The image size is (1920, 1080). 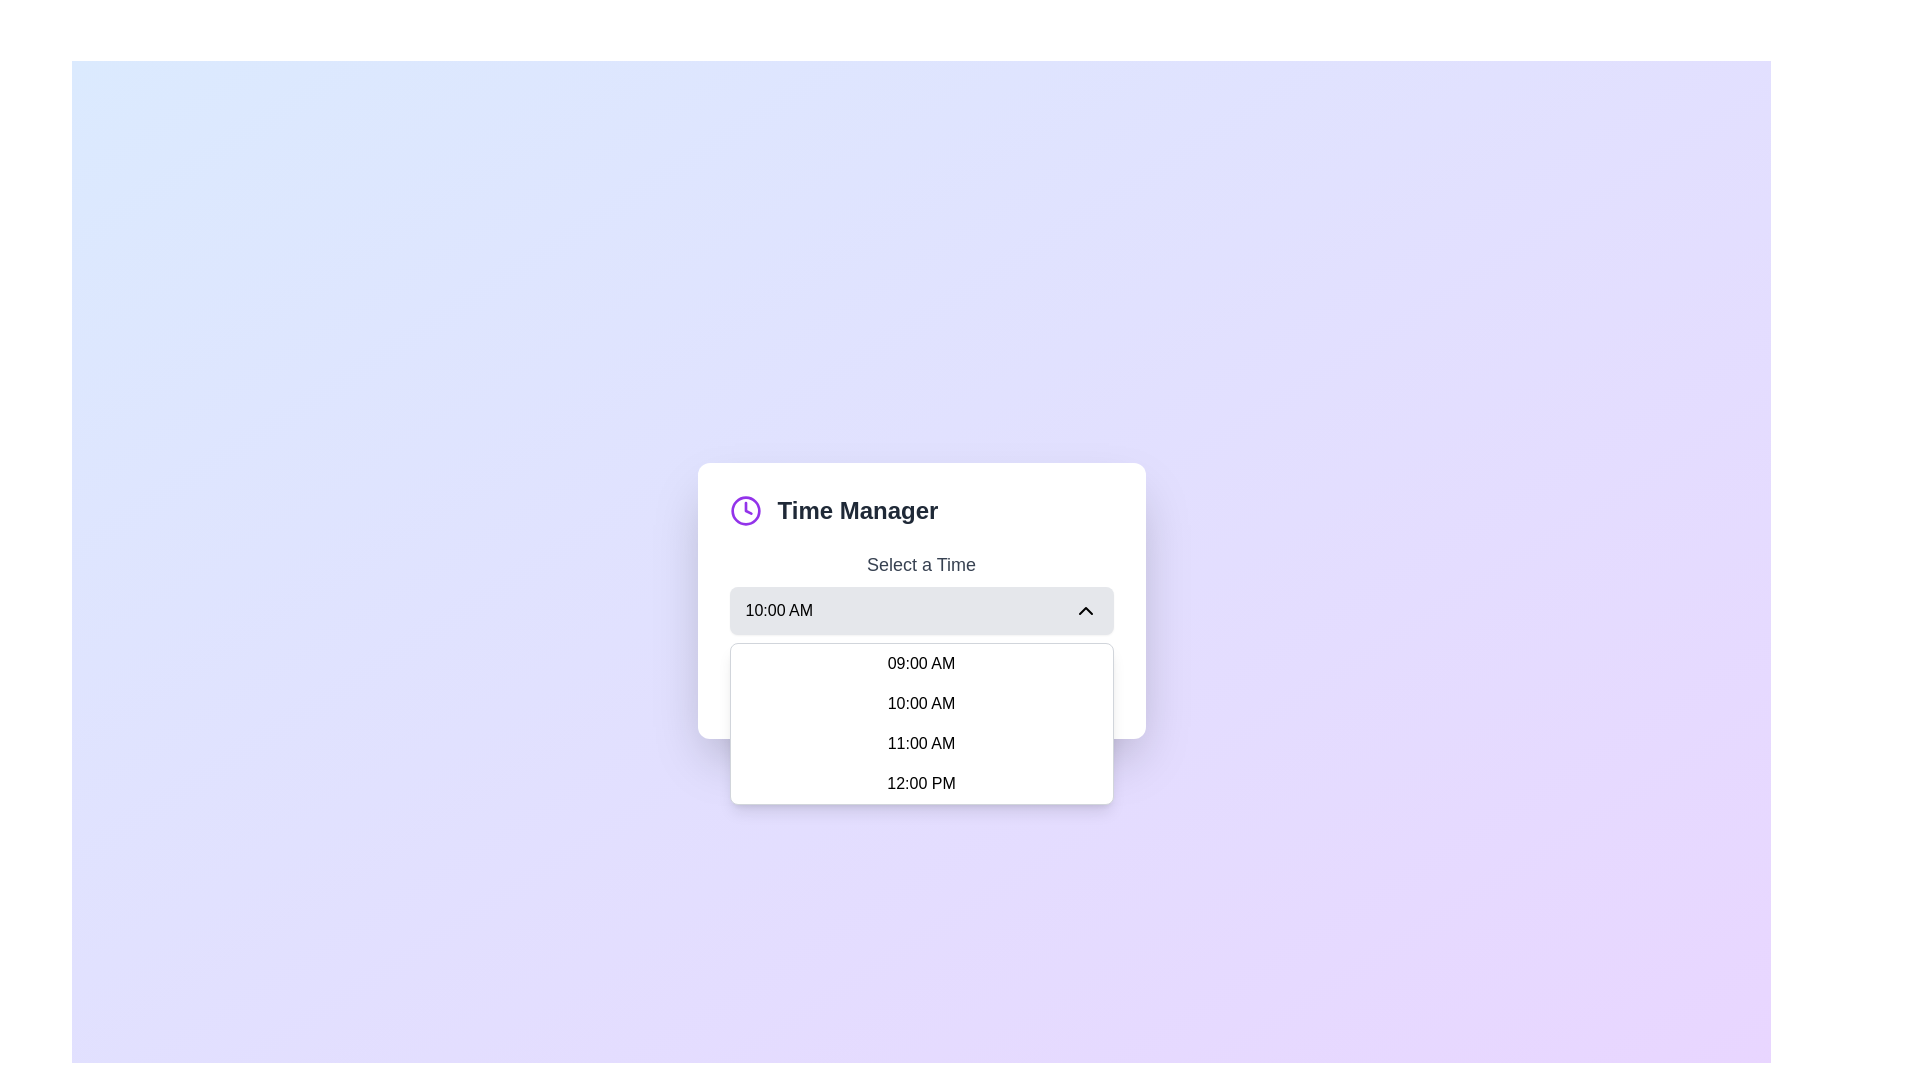 What do you see at coordinates (744, 509) in the screenshot?
I see `the circular border of the clock icon with a purple border located in the top left of the dialog box next to the 'Time Manager' title` at bounding box center [744, 509].